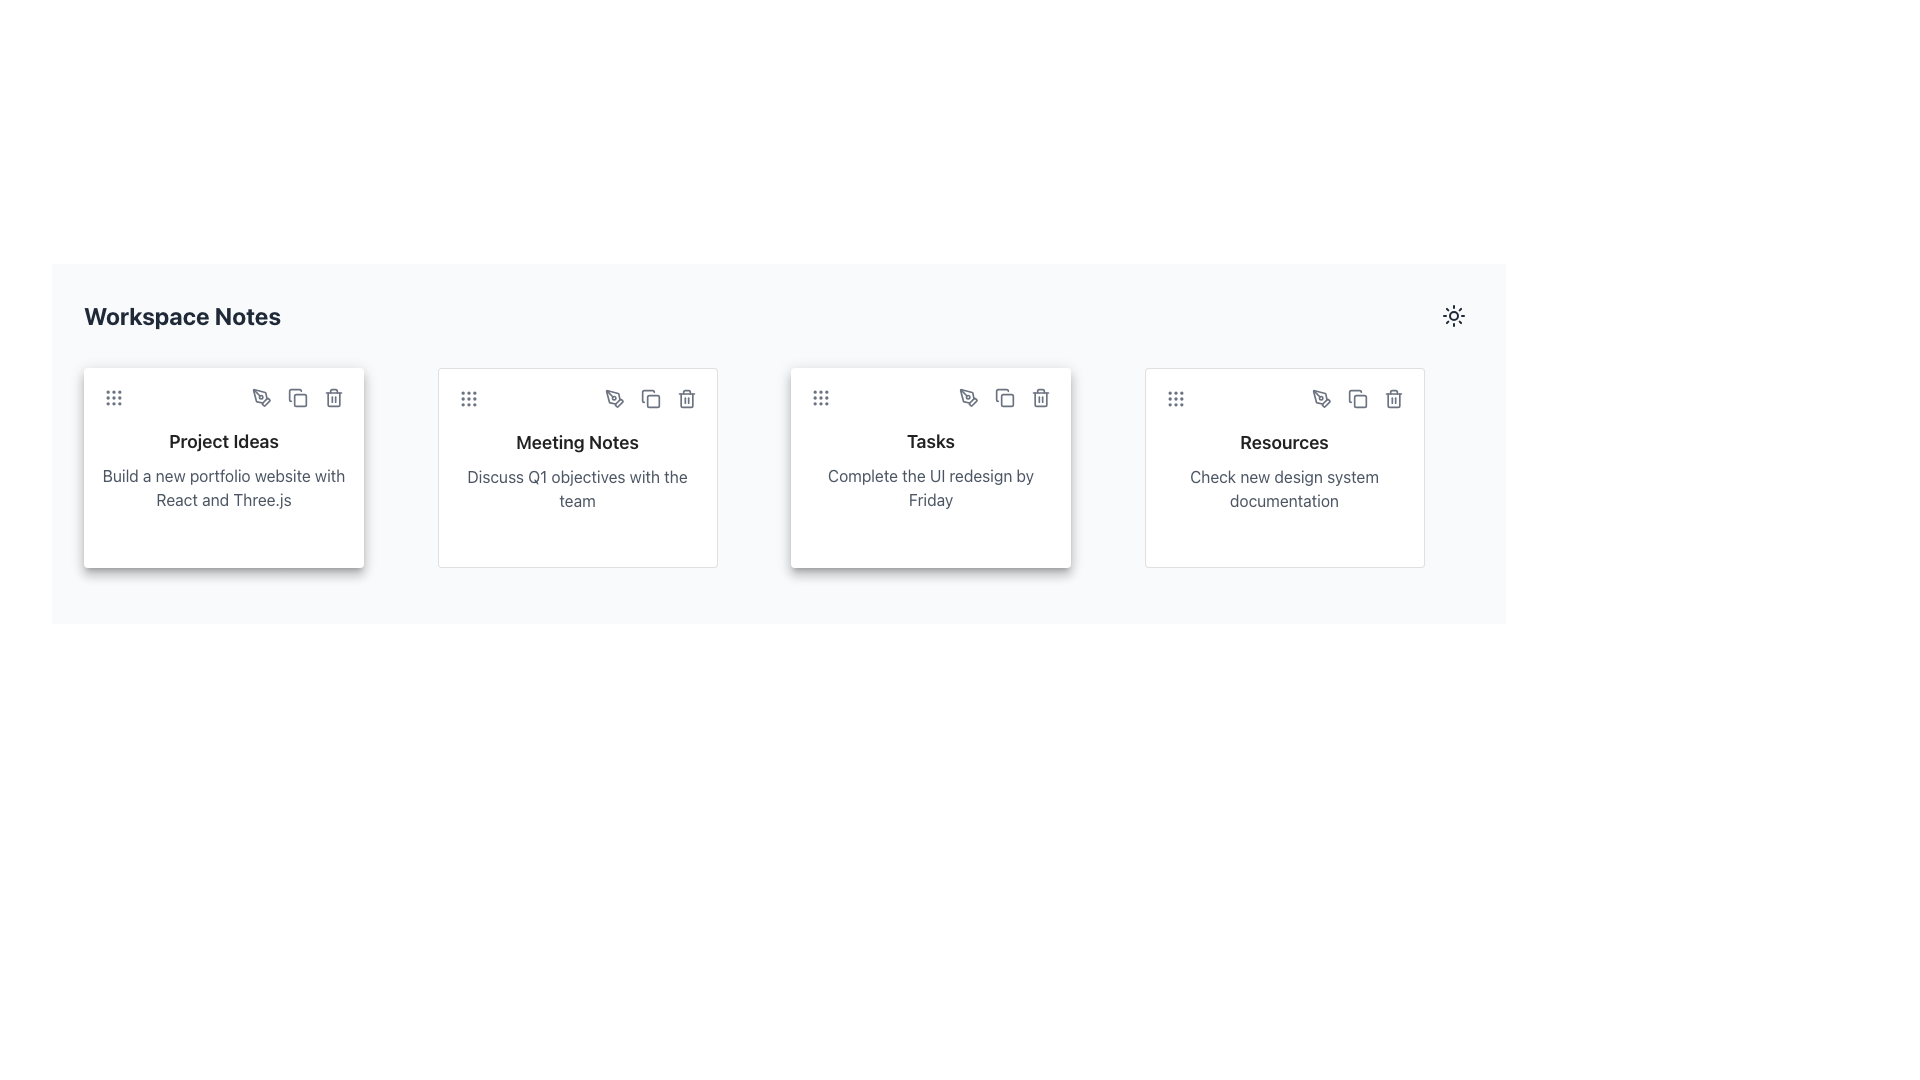  I want to click on the sun icon button located at the top-right corner of the UI, so click(1454, 315).